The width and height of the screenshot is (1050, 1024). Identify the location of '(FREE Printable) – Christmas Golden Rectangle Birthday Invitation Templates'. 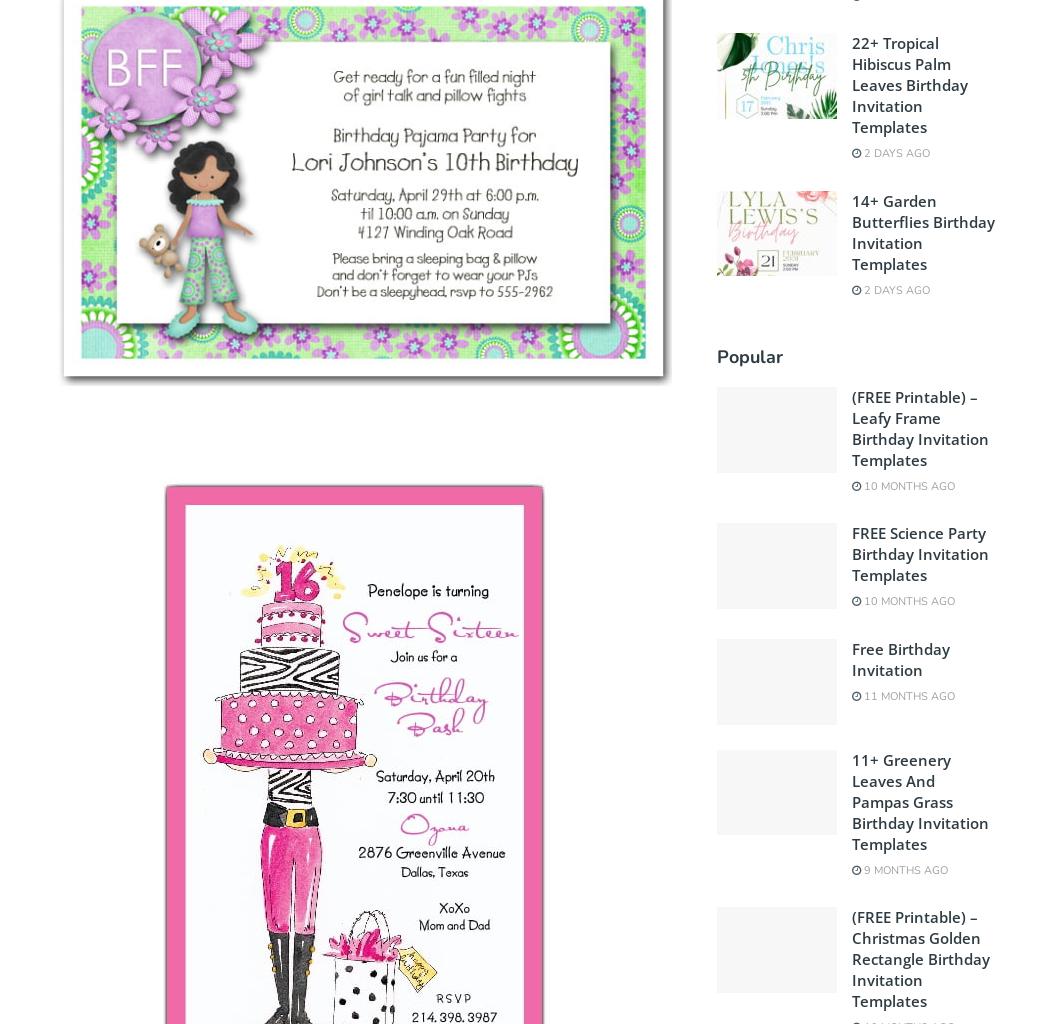
(920, 958).